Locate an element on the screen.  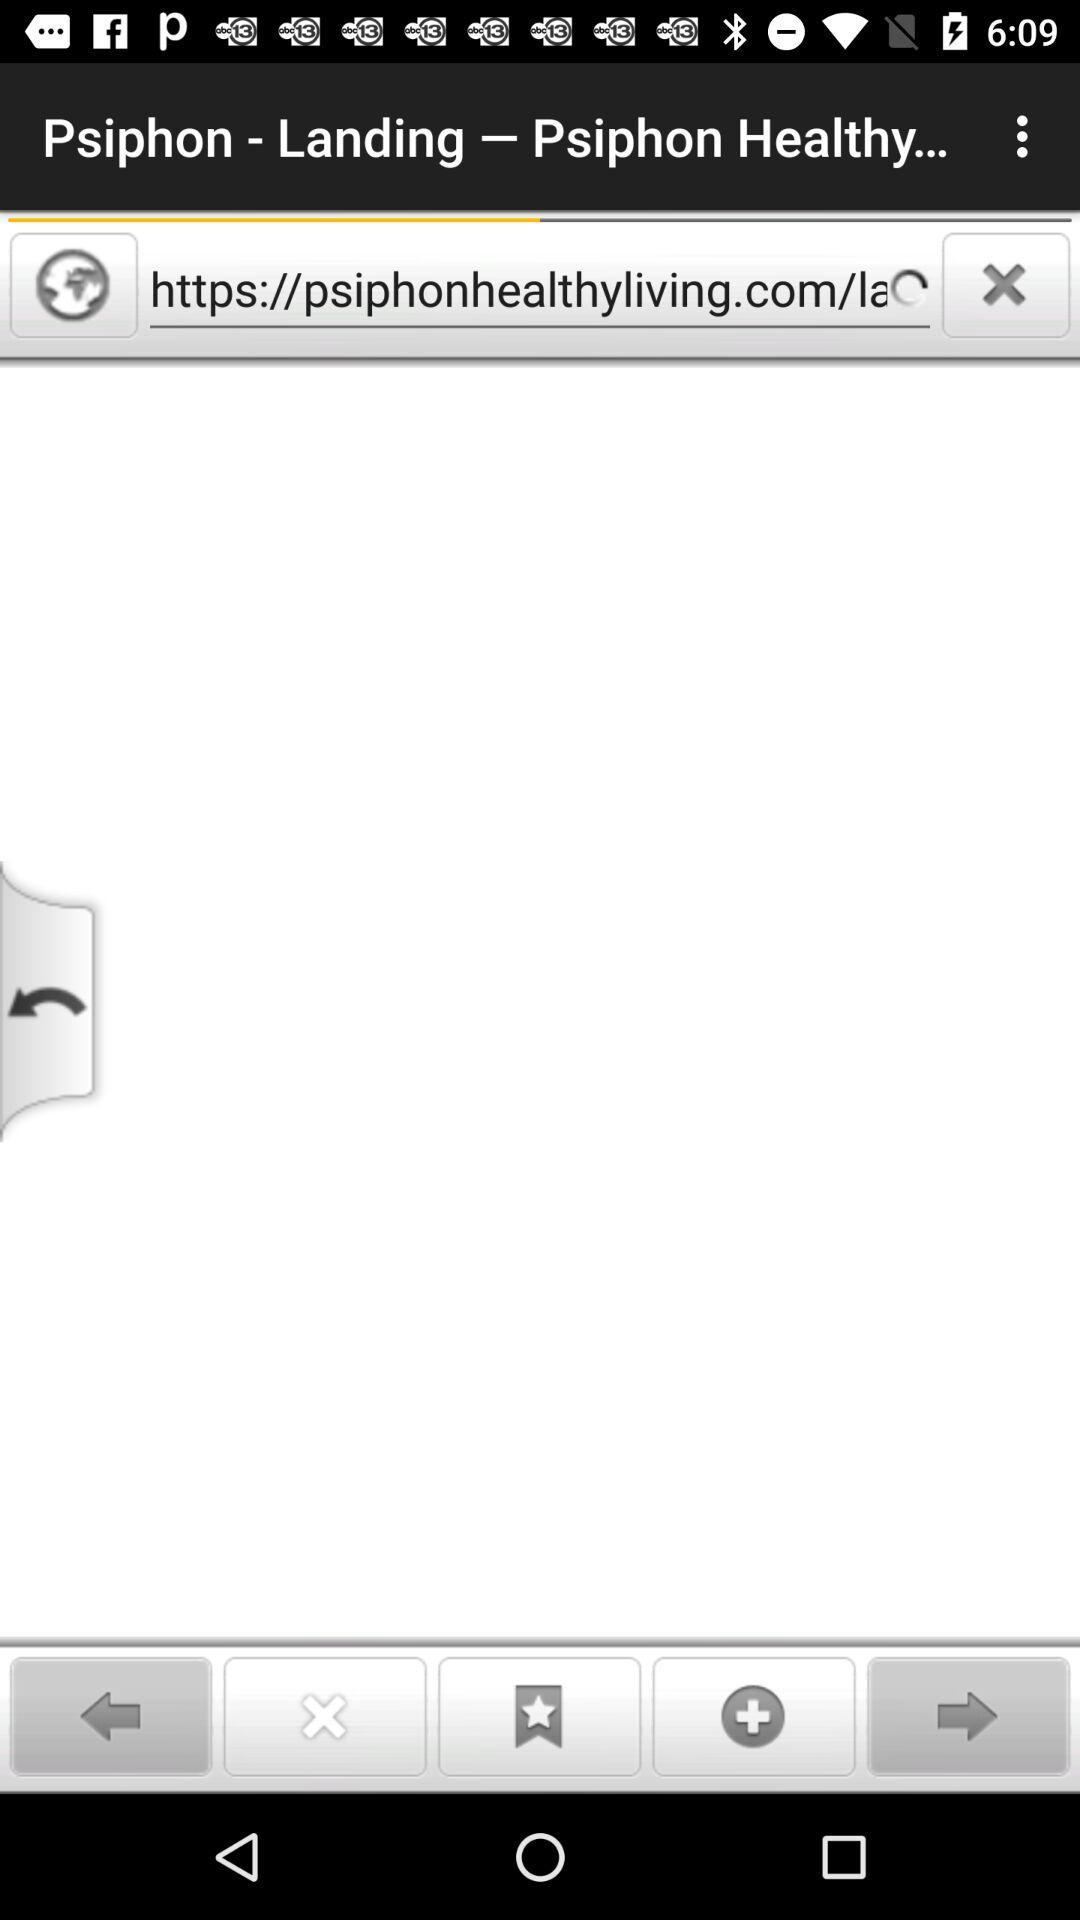
open new page is located at coordinates (754, 1715).